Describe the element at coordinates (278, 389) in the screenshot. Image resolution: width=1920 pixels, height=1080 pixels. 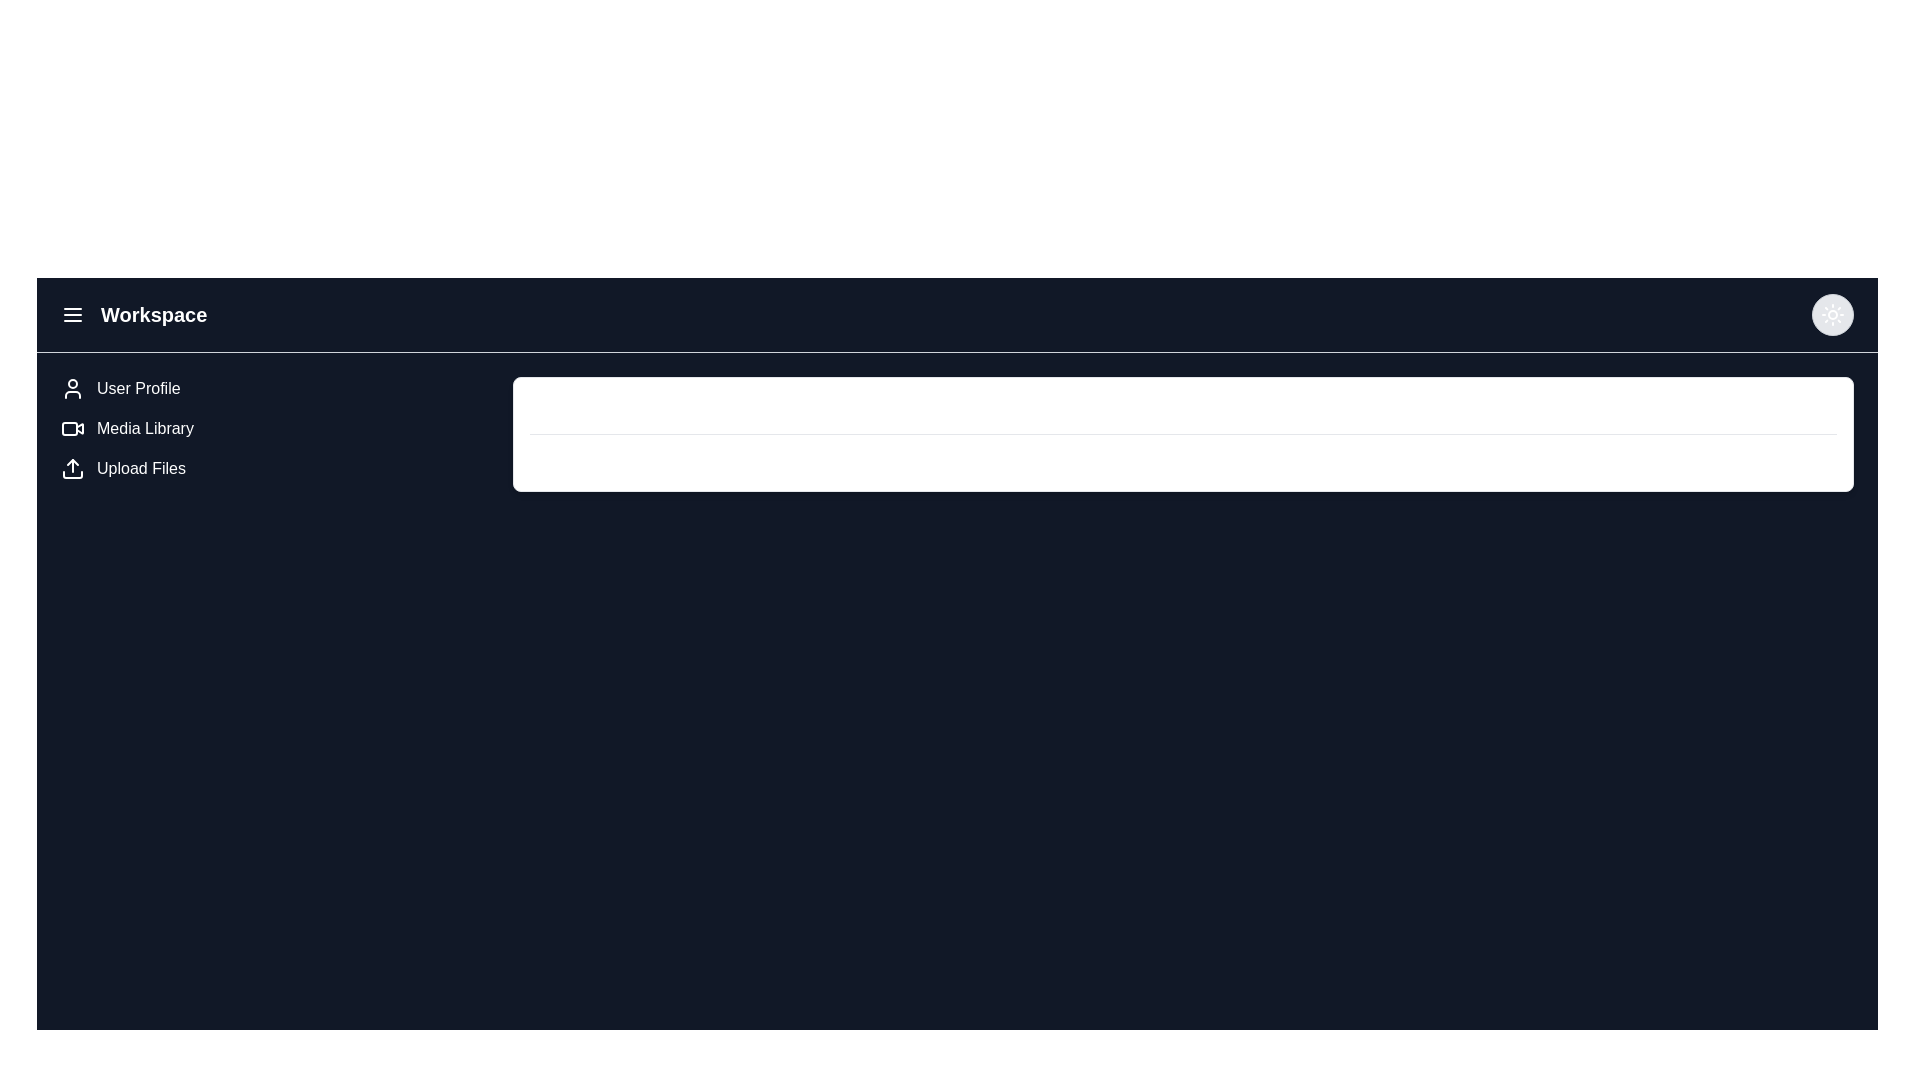
I see `the first navigation item in the vertically stacked menu for user profile functionalities by clicking on it` at that location.